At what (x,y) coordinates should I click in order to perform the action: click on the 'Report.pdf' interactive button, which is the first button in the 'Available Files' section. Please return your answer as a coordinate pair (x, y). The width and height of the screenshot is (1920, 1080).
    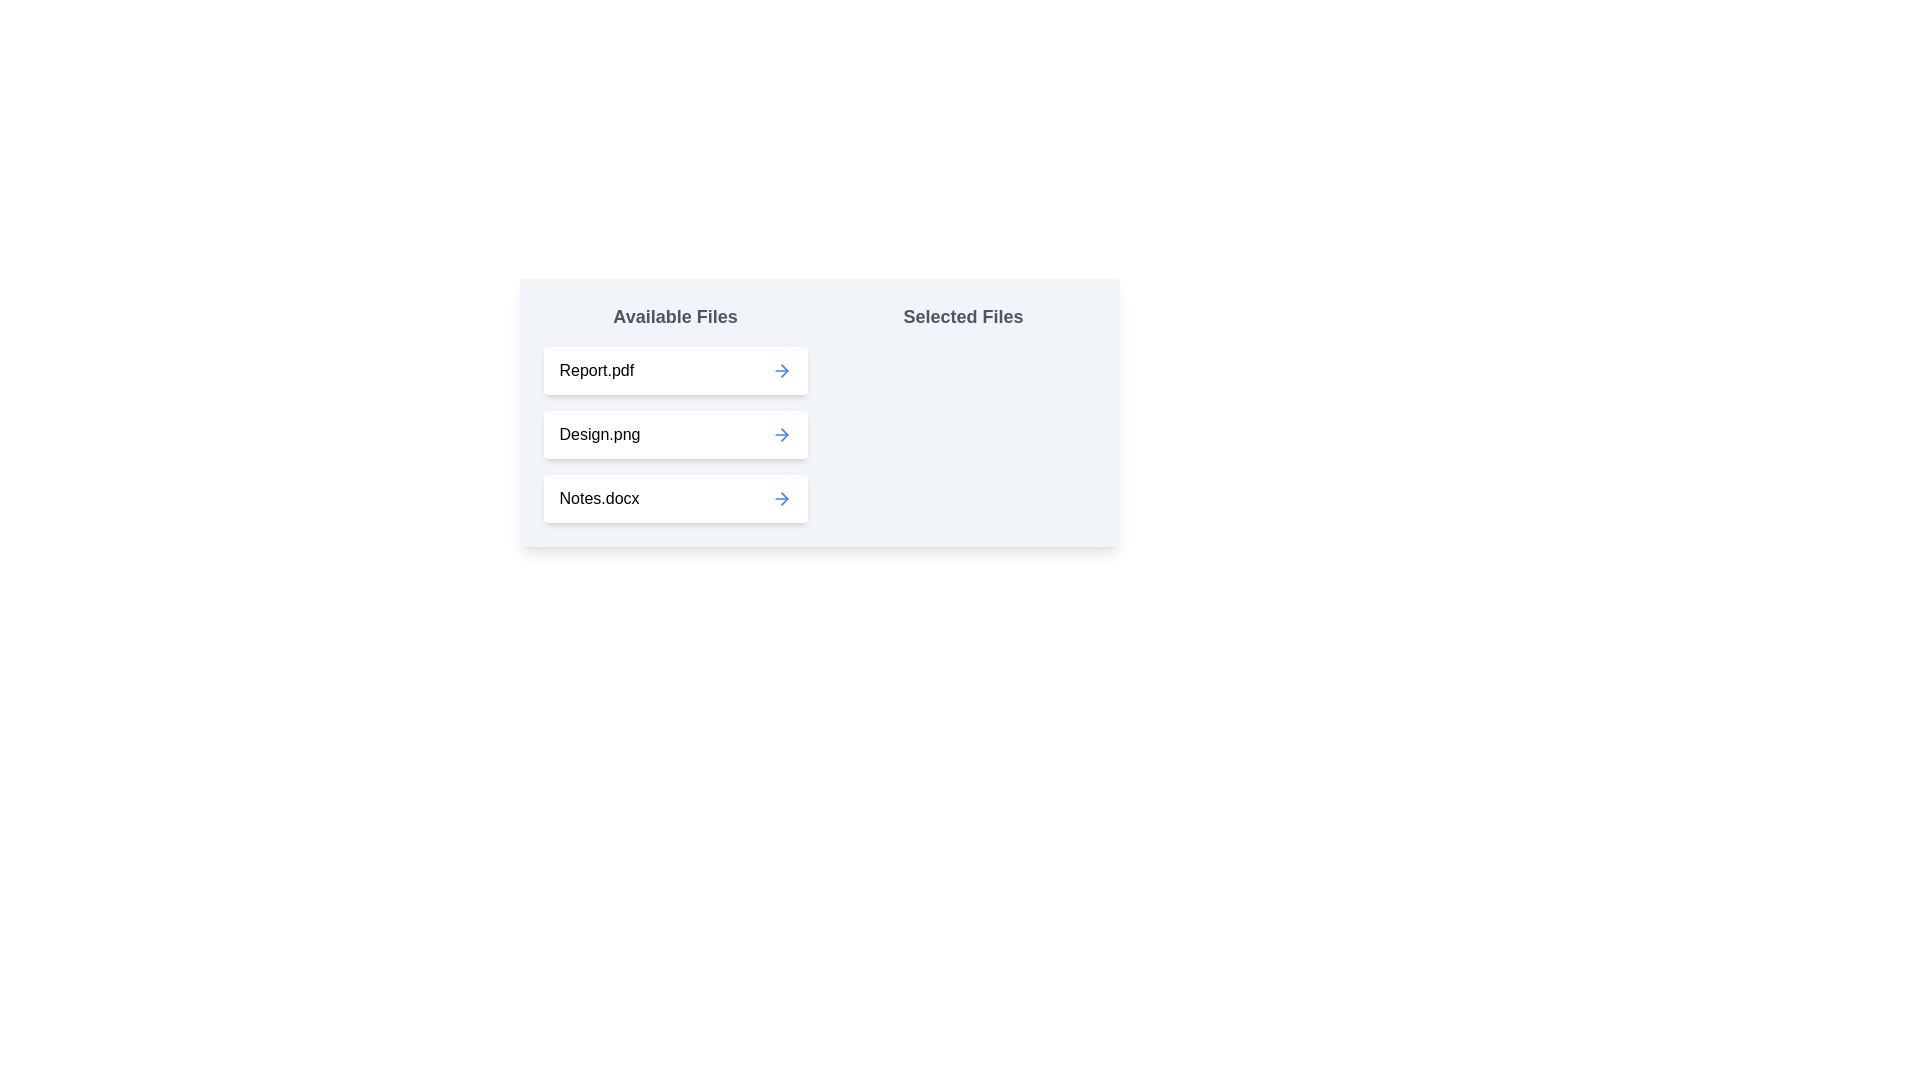
    Looking at the image, I should click on (675, 370).